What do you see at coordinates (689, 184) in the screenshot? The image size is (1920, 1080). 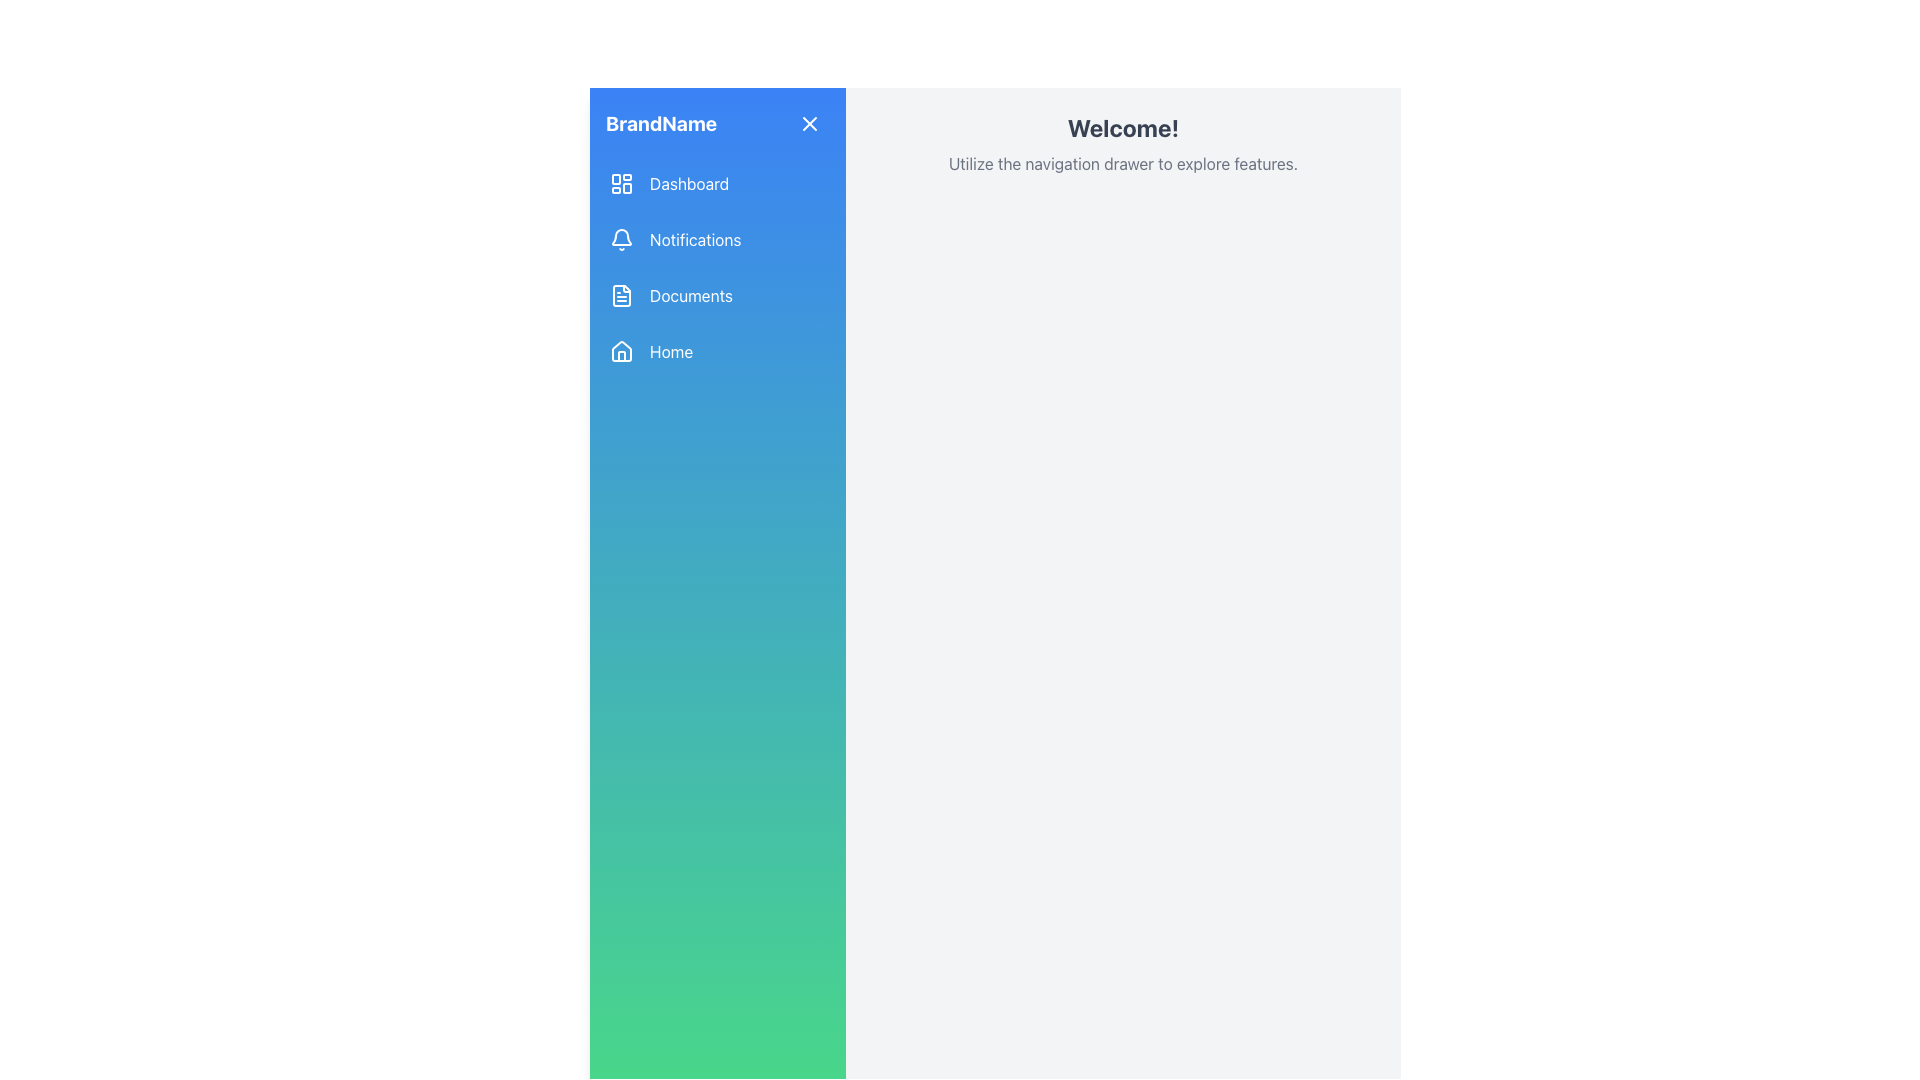 I see `the navigational Text Label located below the 'BrandName' label` at bounding box center [689, 184].